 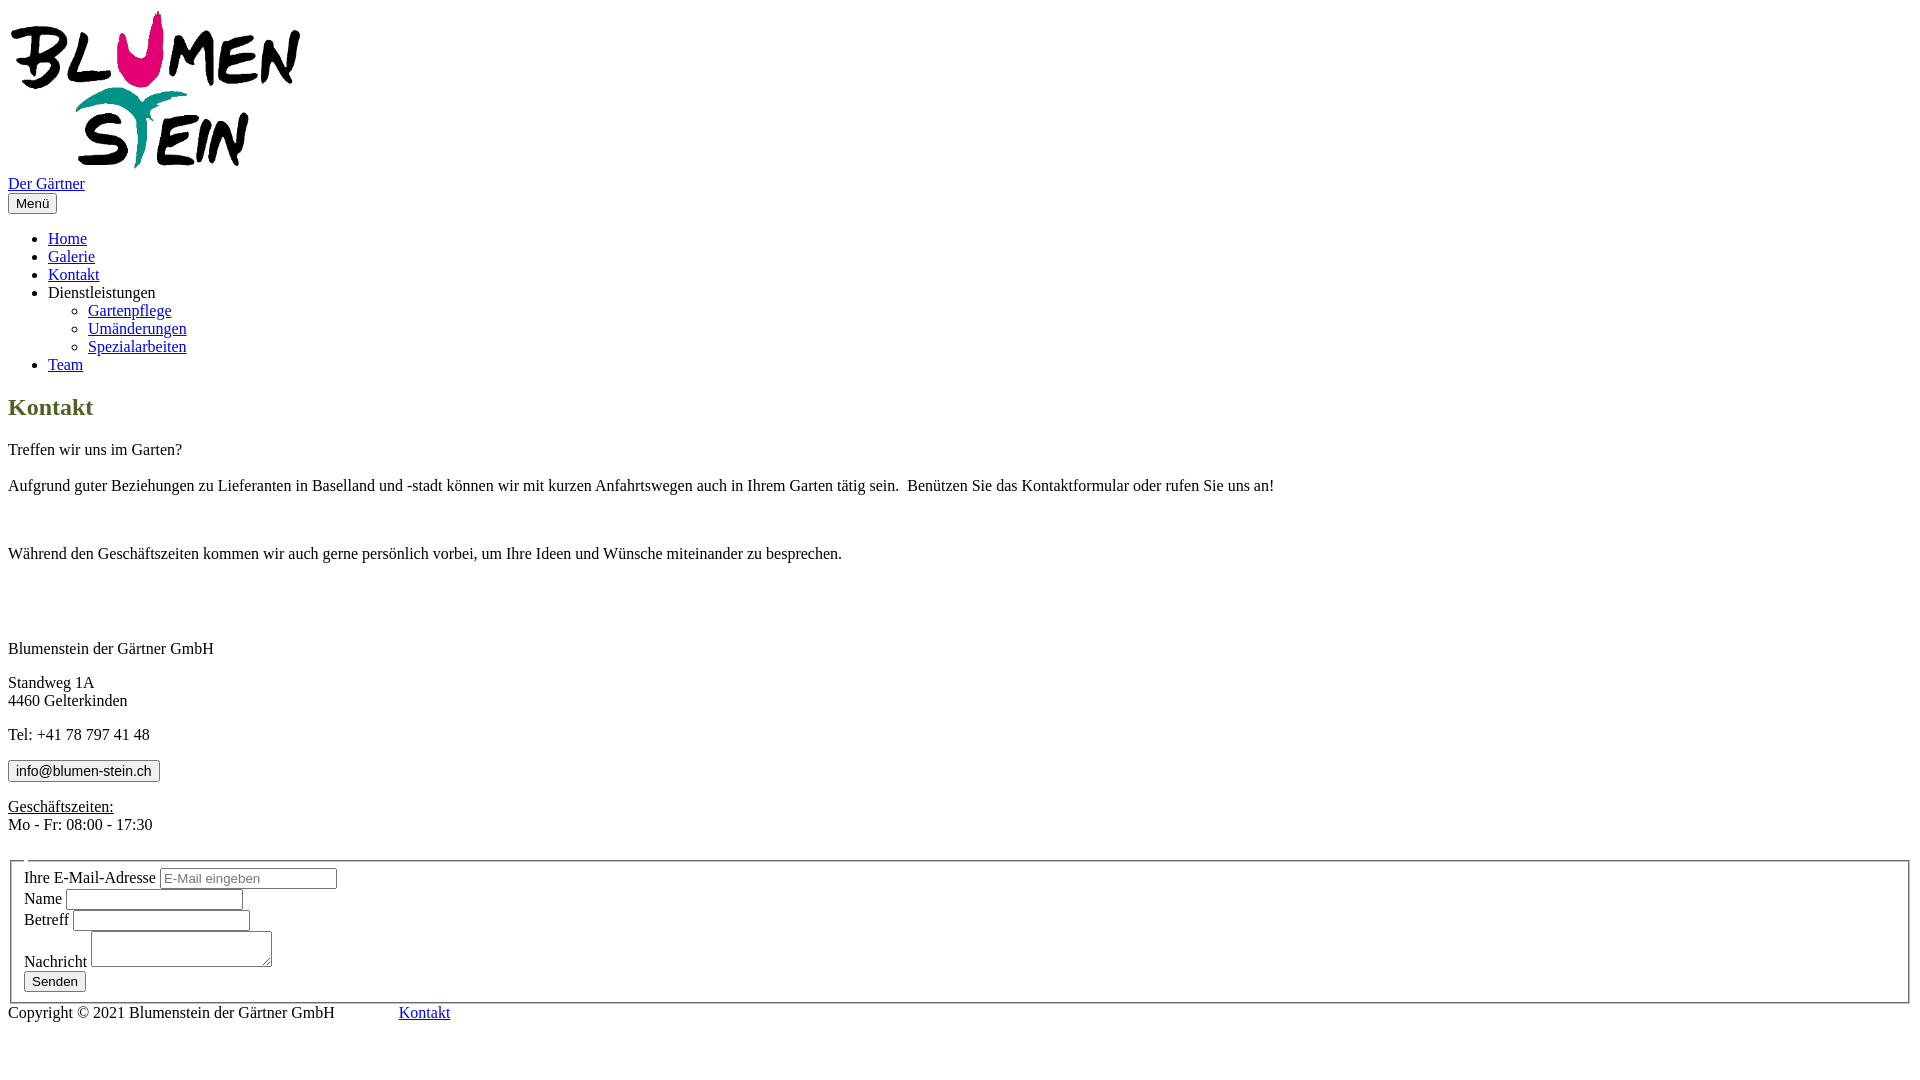 What do you see at coordinates (128, 310) in the screenshot?
I see `'Gartenpflege'` at bounding box center [128, 310].